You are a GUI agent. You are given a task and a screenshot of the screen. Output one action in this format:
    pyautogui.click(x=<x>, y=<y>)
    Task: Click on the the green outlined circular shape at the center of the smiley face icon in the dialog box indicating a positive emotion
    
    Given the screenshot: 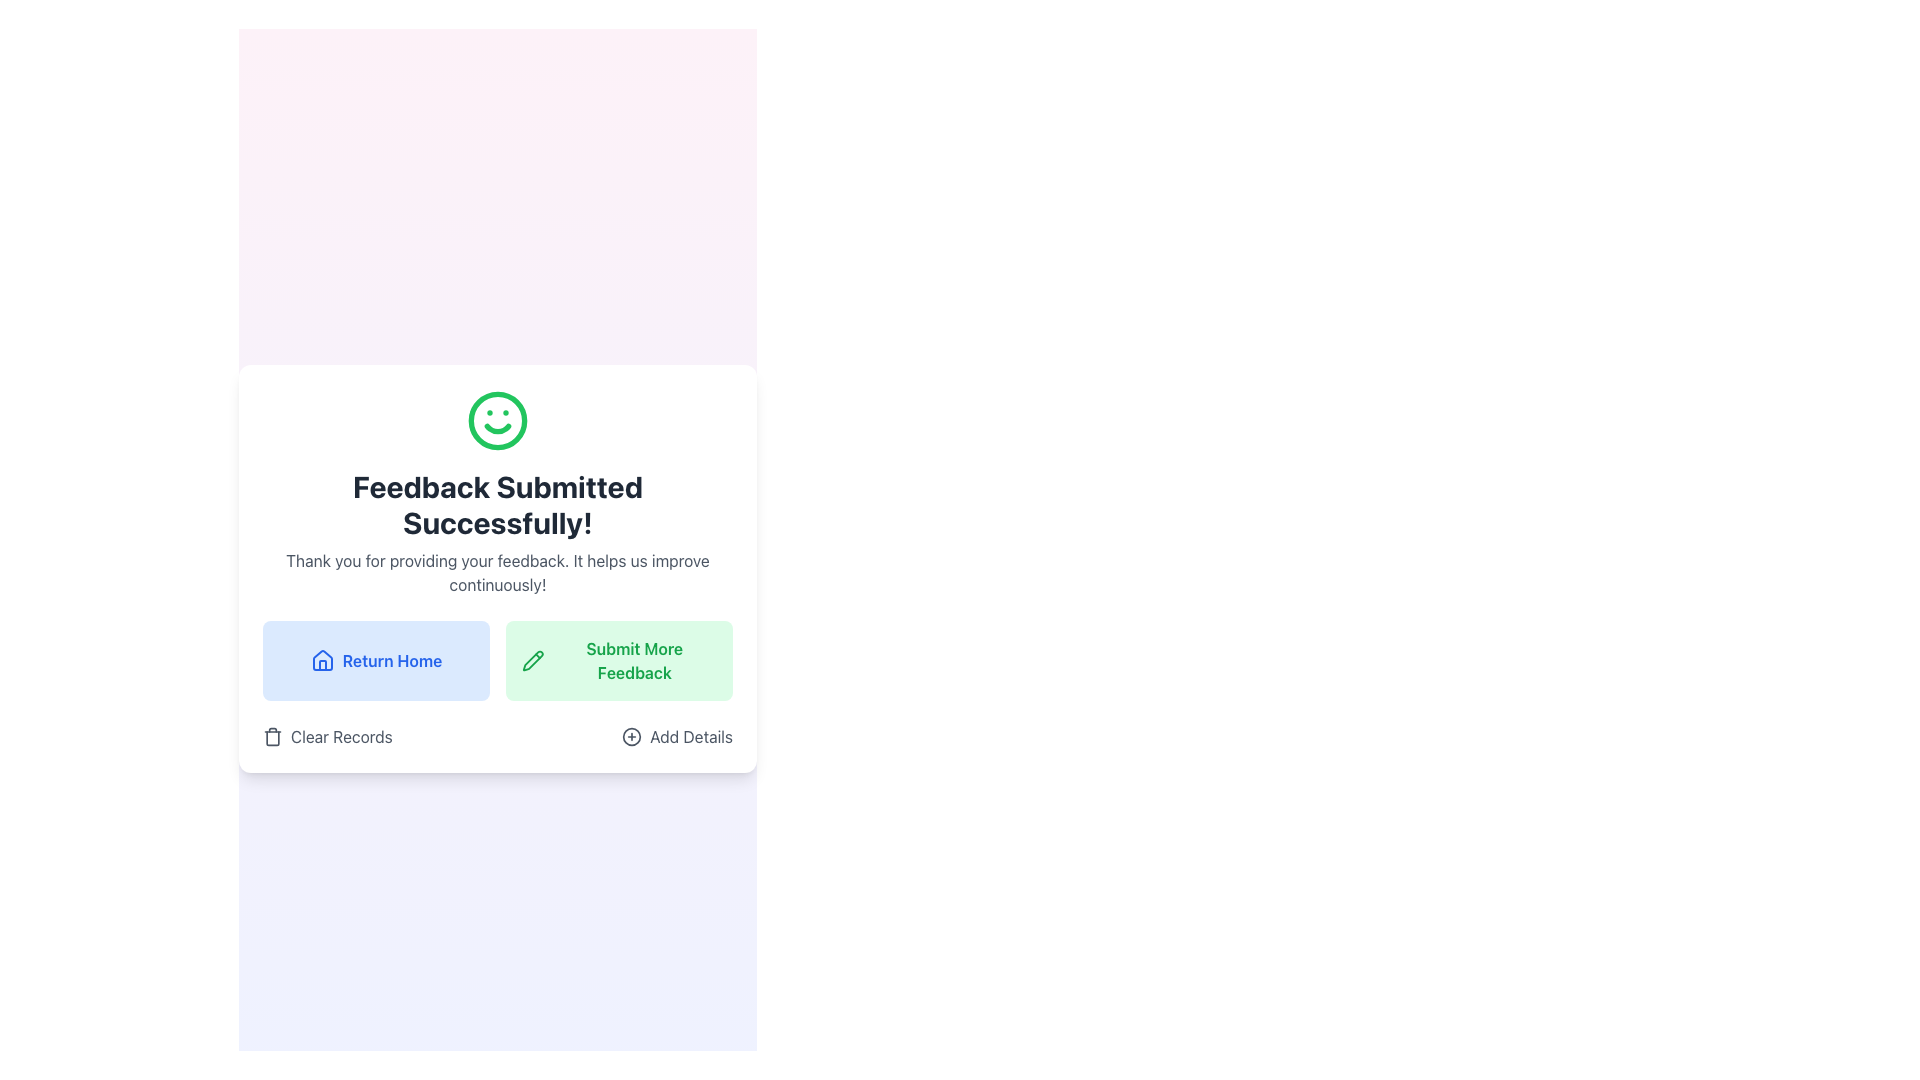 What is the action you would take?
    pyautogui.click(x=498, y=419)
    